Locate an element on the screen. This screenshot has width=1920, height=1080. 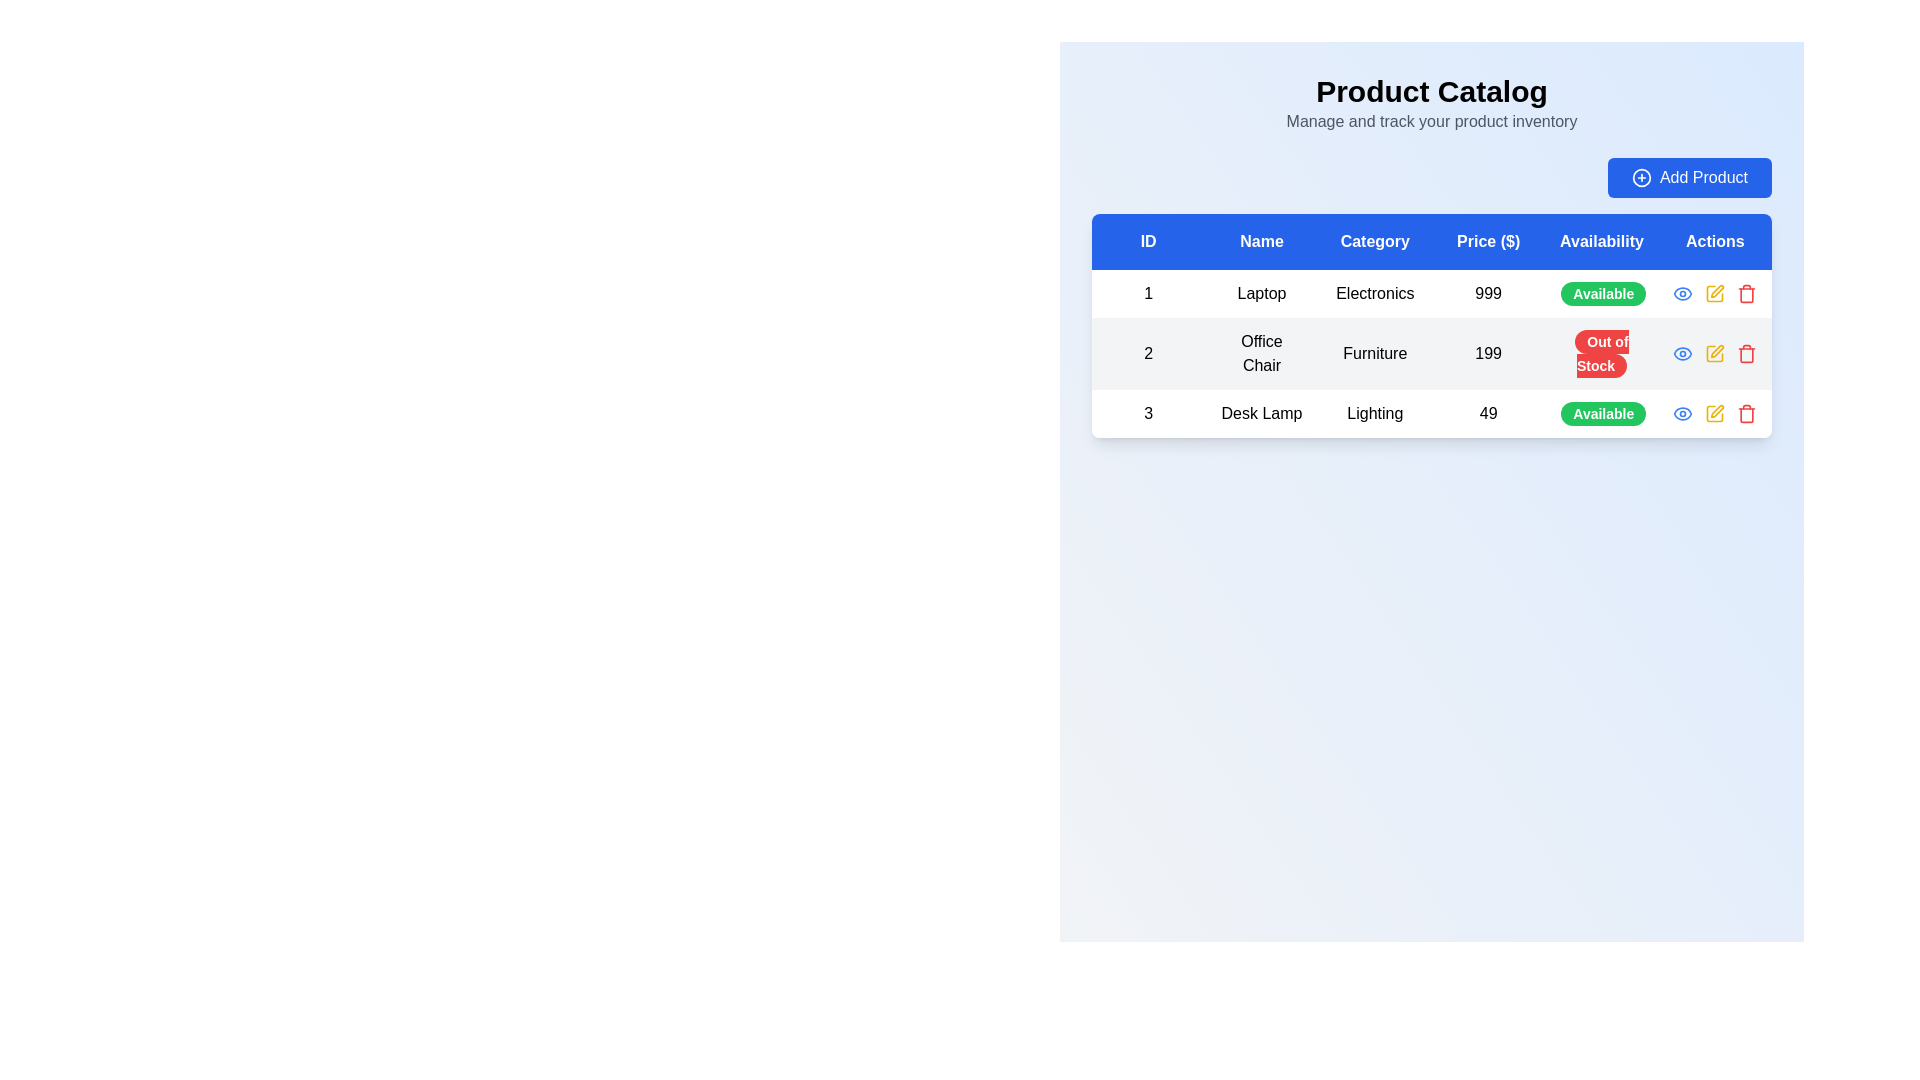
the 'Edit' icon button for the product 'Office Chair' located in the rightmost column of the table is located at coordinates (1716, 350).